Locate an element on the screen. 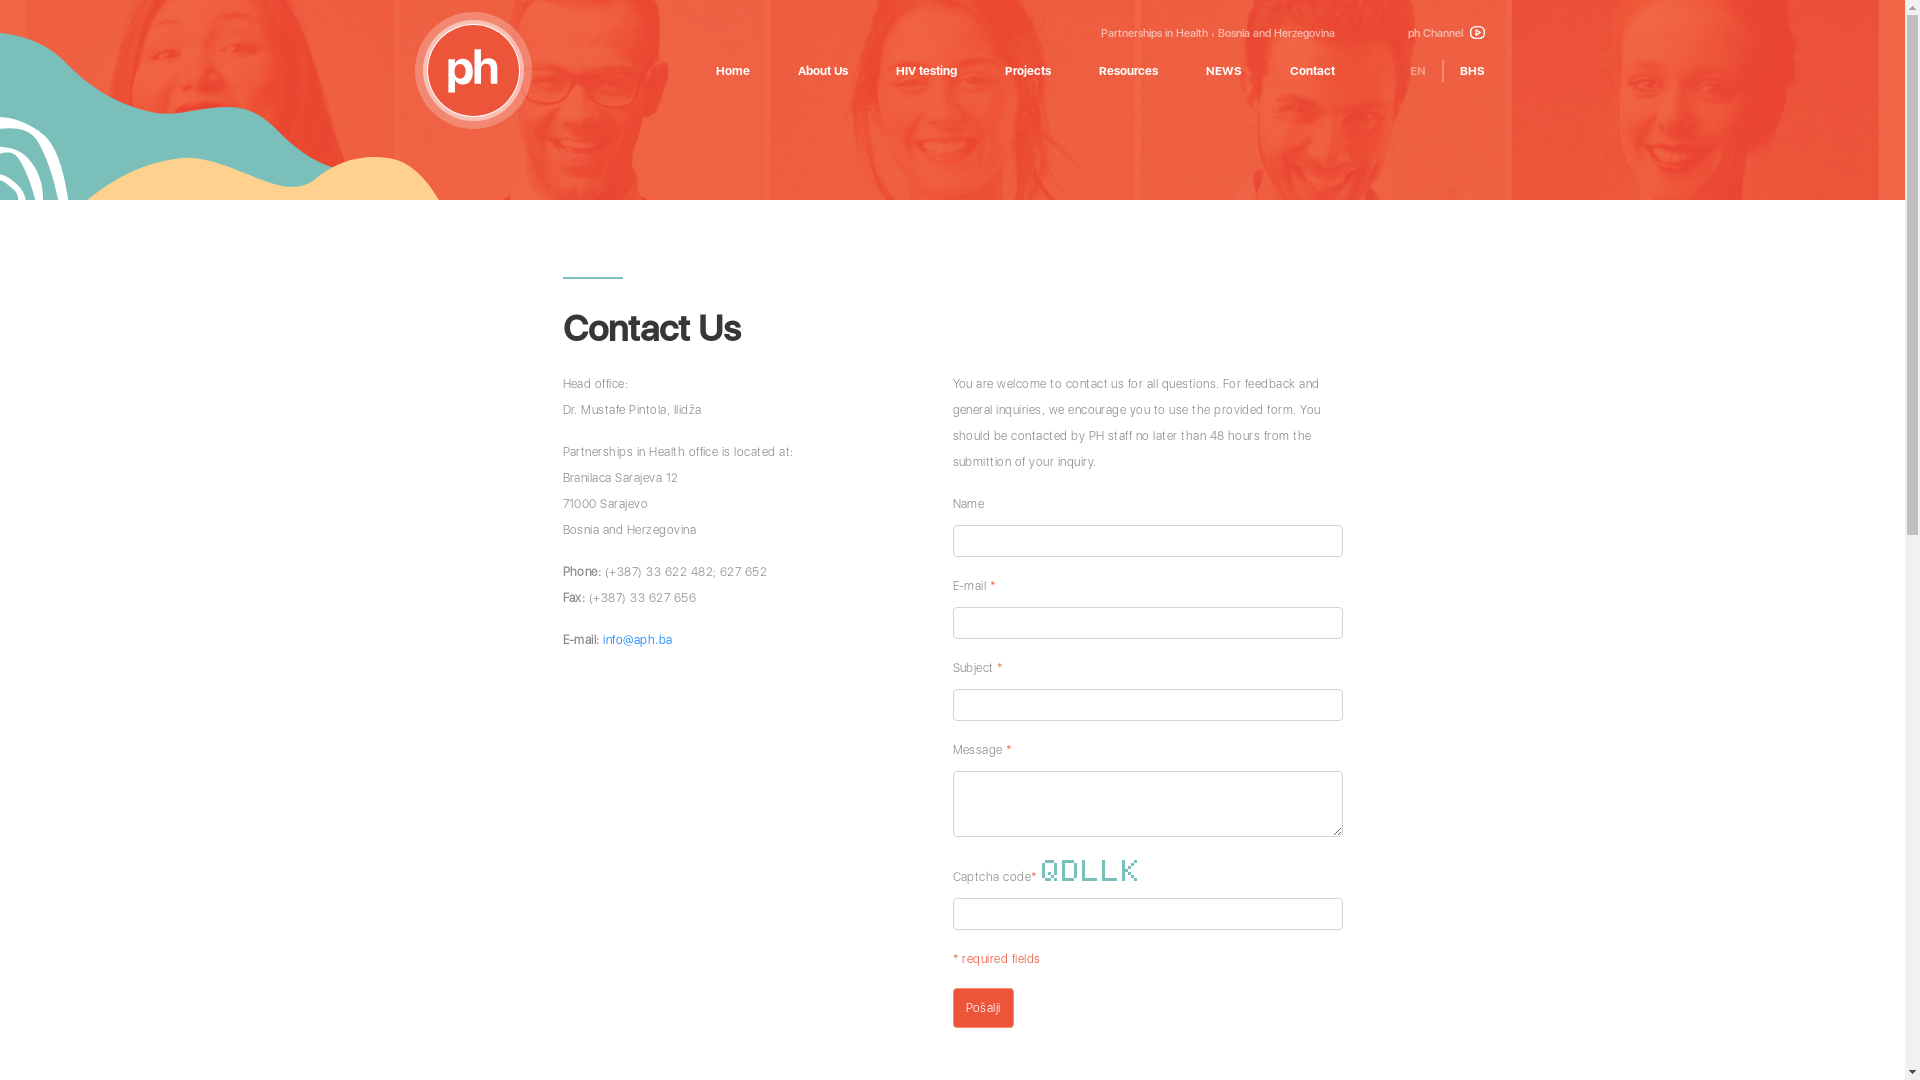  'BHS' is located at coordinates (1472, 69).